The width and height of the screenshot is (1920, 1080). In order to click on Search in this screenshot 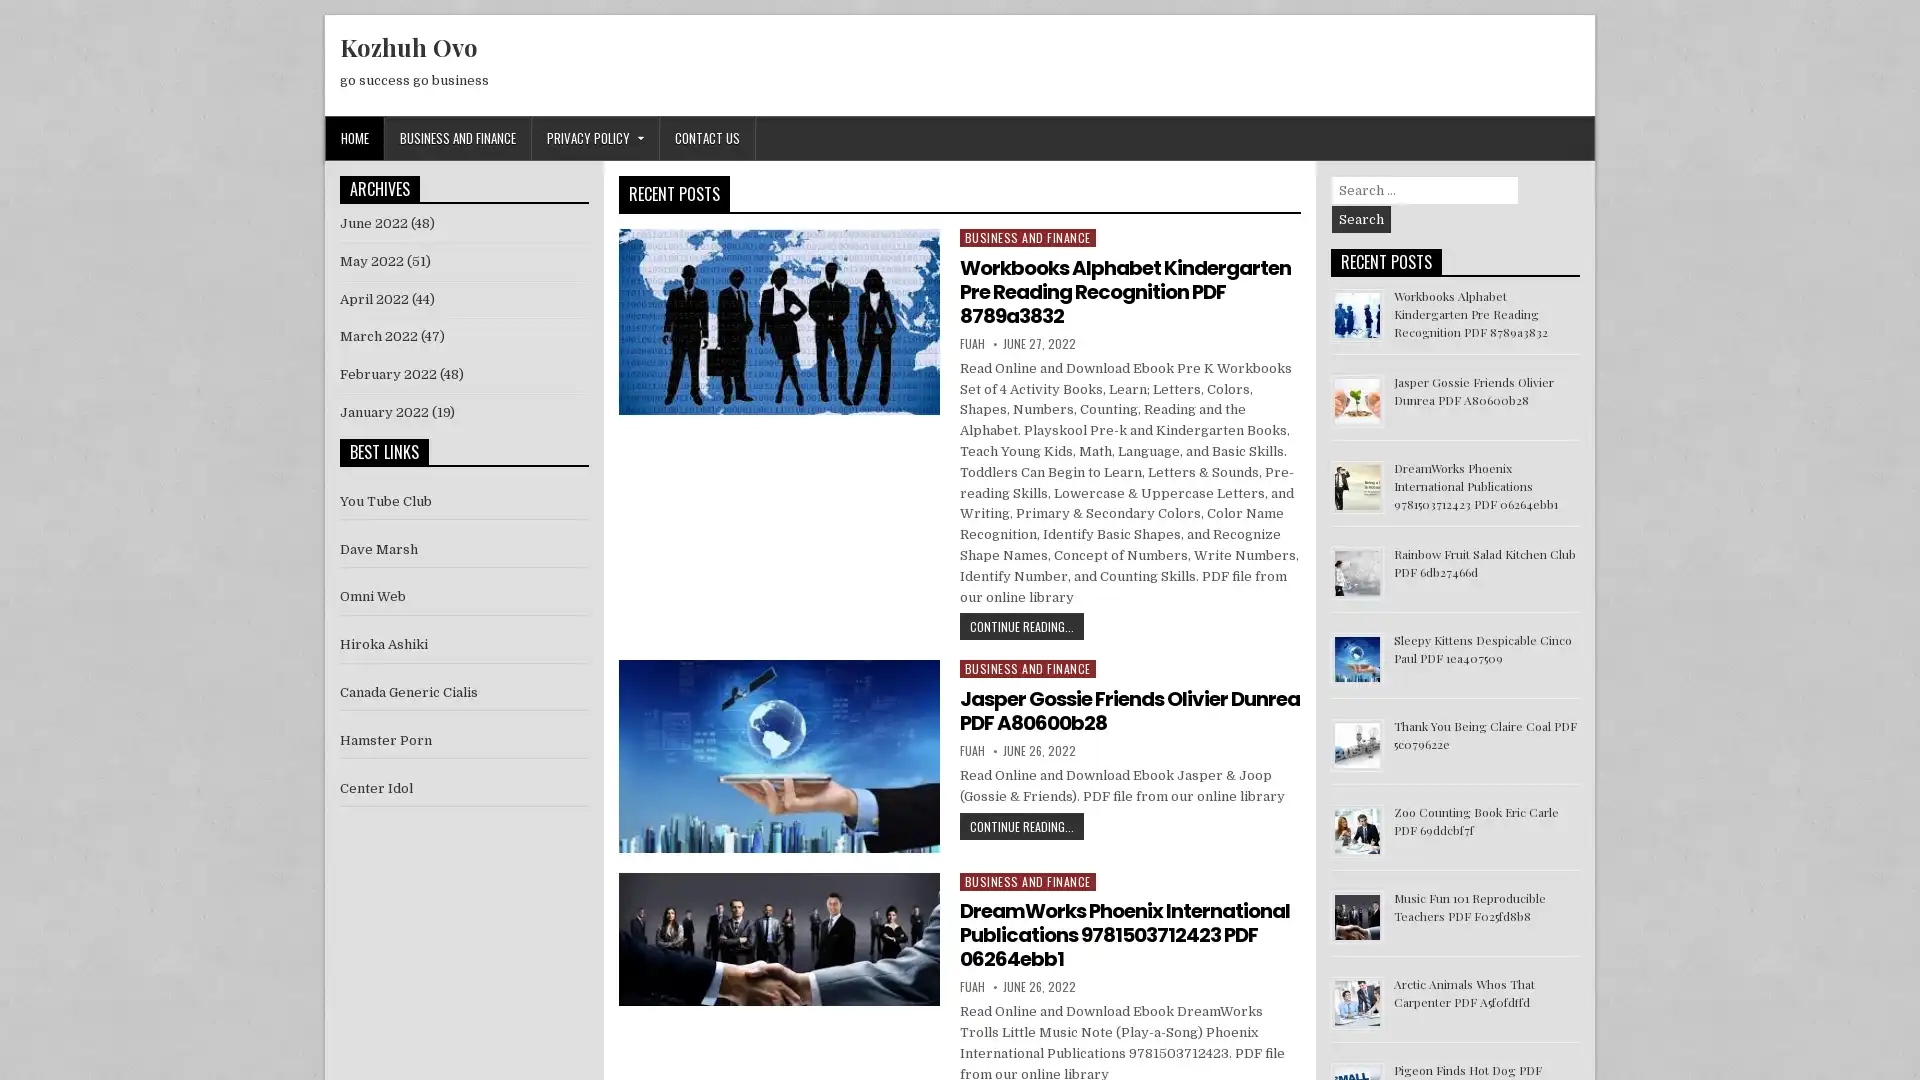, I will do `click(1360, 219)`.